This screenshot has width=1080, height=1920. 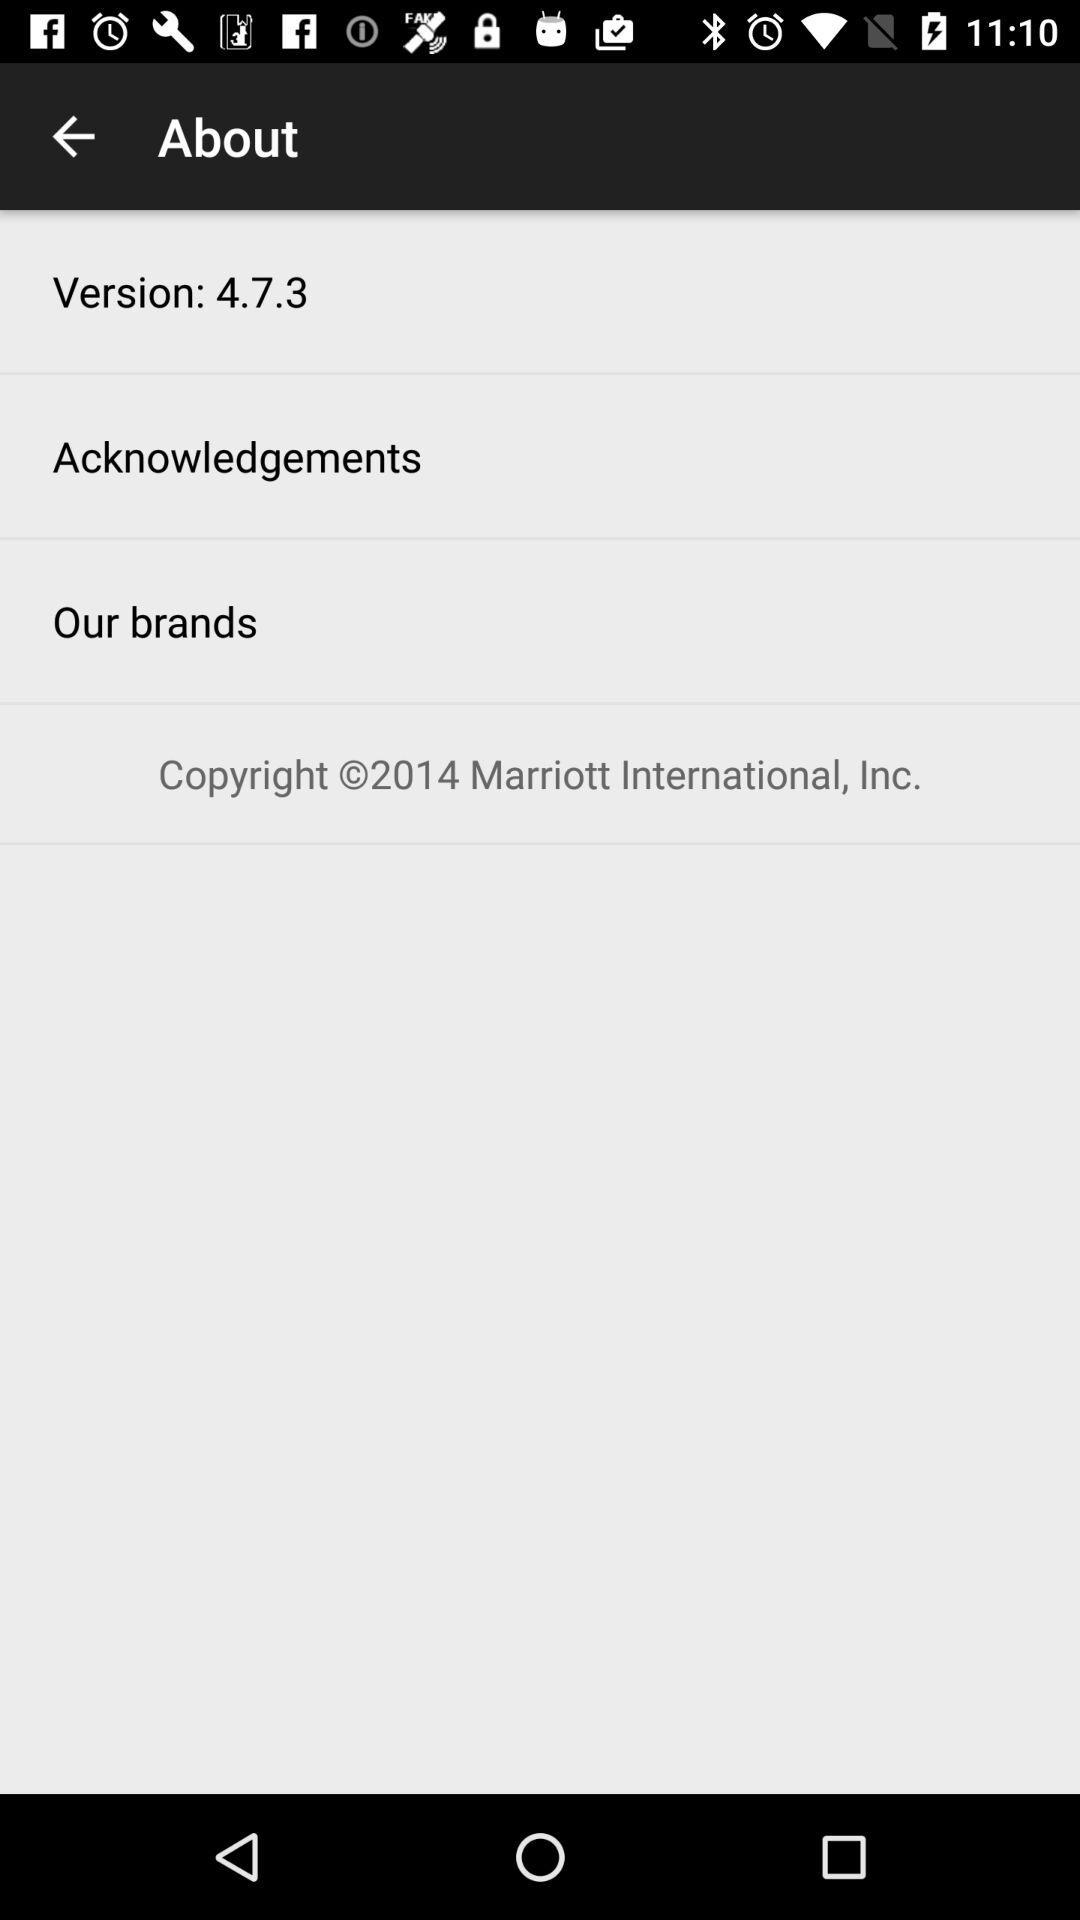 What do you see at coordinates (540, 772) in the screenshot?
I see `the copyright 2014 marriott item` at bounding box center [540, 772].